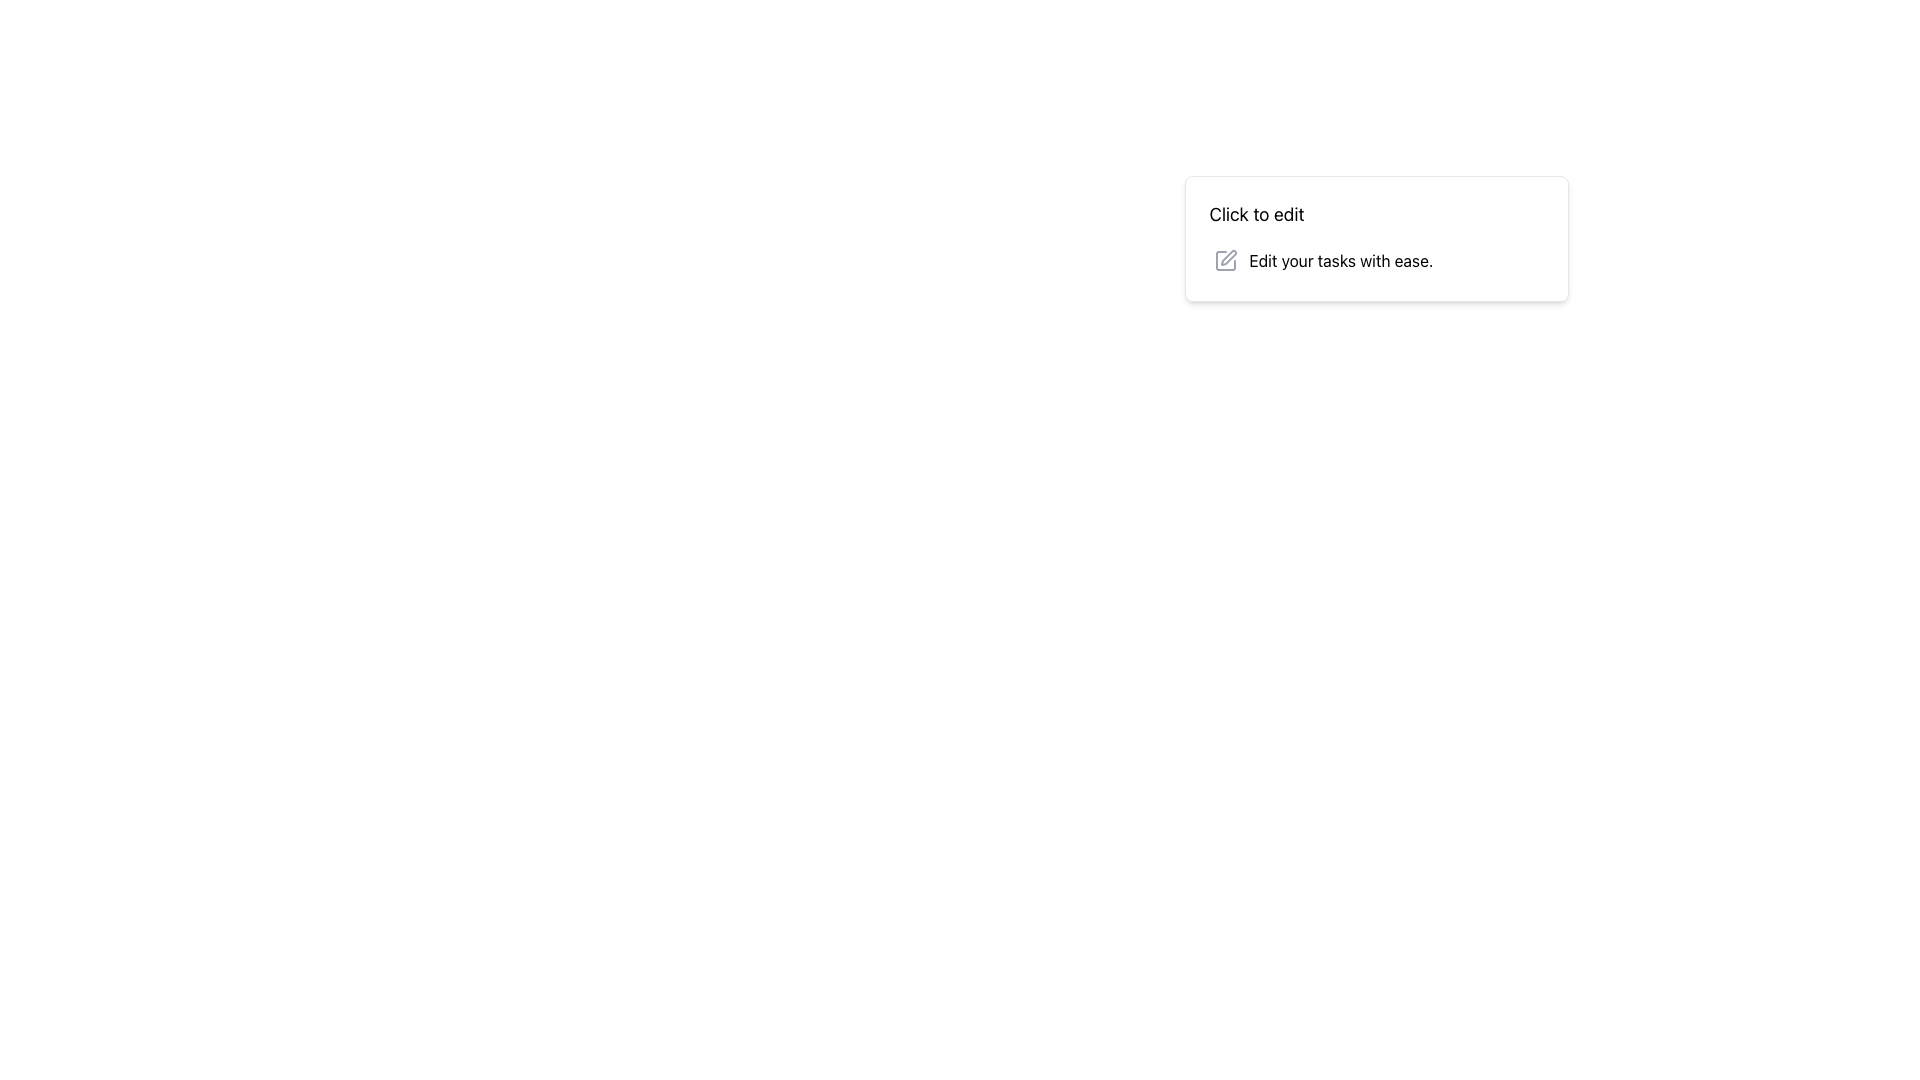 The width and height of the screenshot is (1920, 1080). I want to click on the 'Click to edit' text label, so click(1256, 215).